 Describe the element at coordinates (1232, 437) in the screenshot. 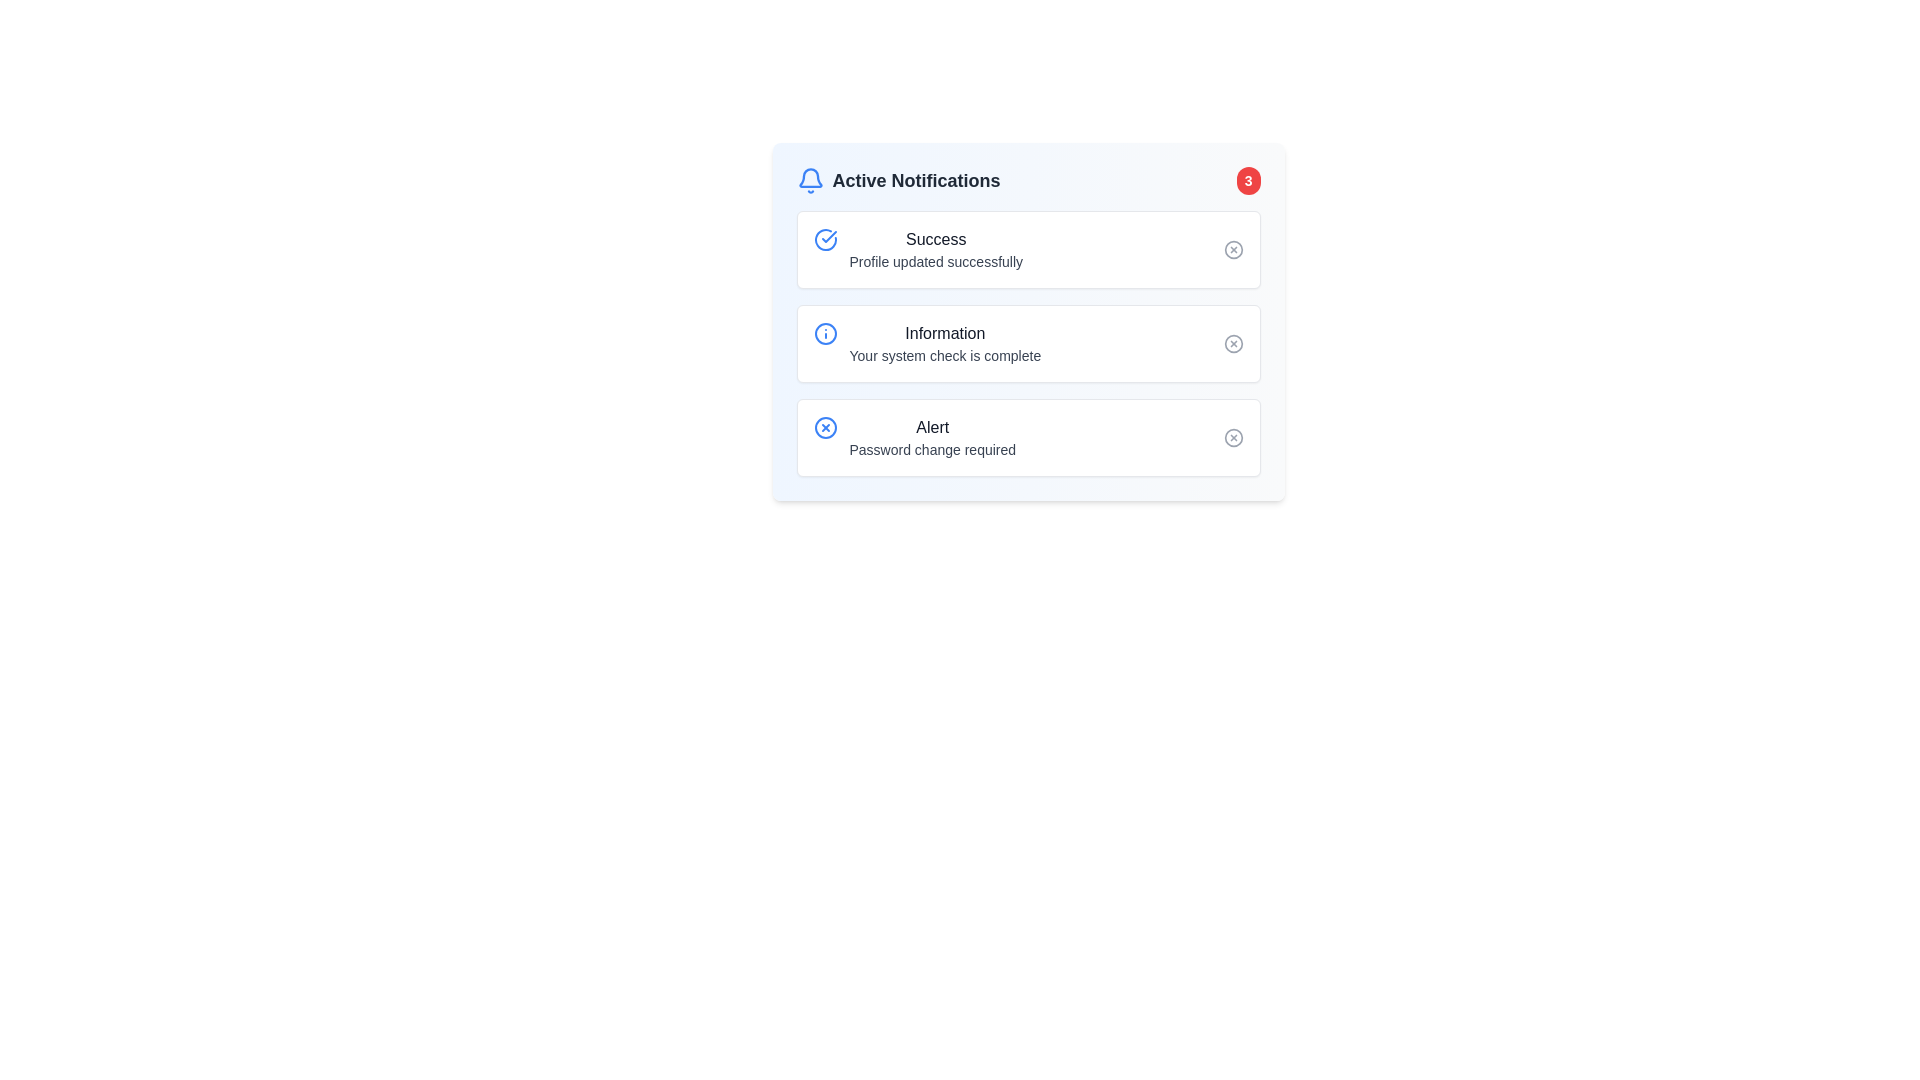

I see `the SVG circle element that is part of the graphical user interface icon within the third notification entry labeled 'Alert'` at that location.